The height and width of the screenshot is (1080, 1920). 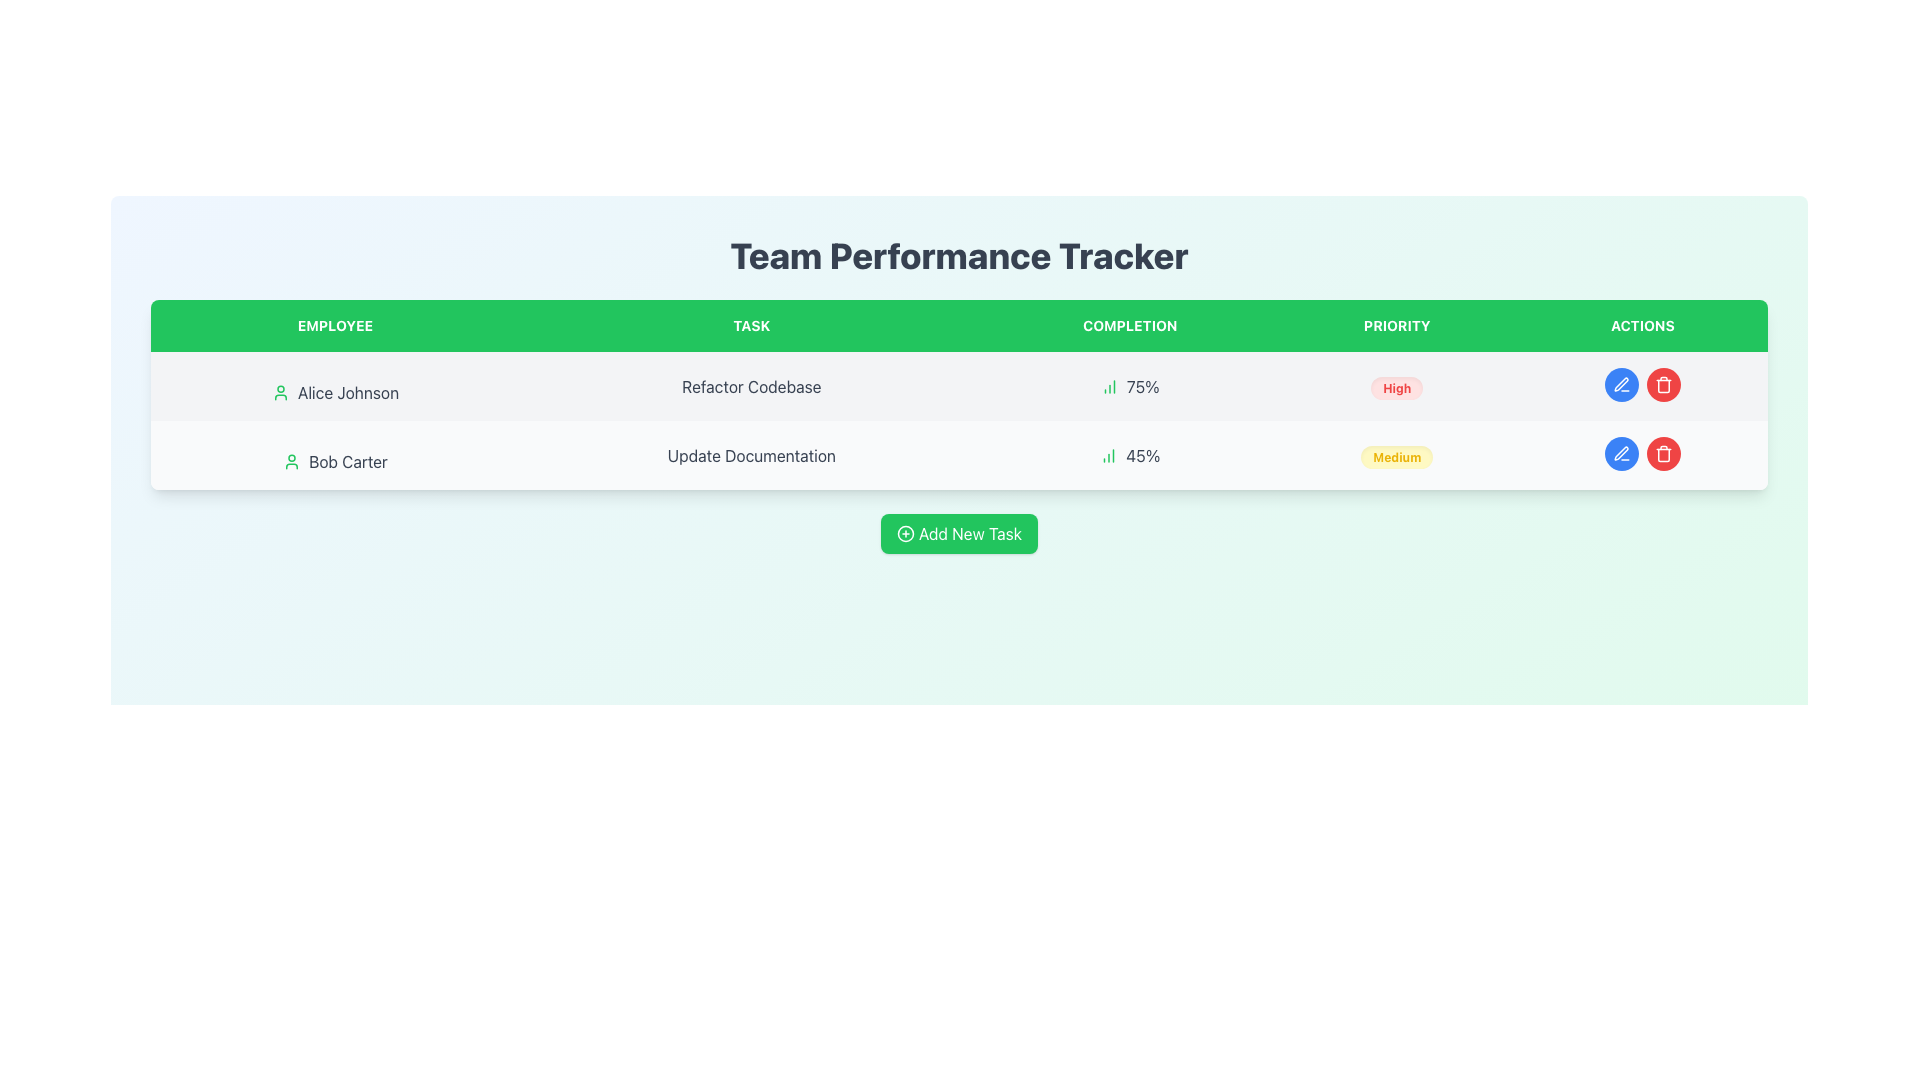 What do you see at coordinates (750, 455) in the screenshot?
I see `the text label displaying the task name for 'Bob Carter' located in the second row of the table under the 'TASK' column` at bounding box center [750, 455].